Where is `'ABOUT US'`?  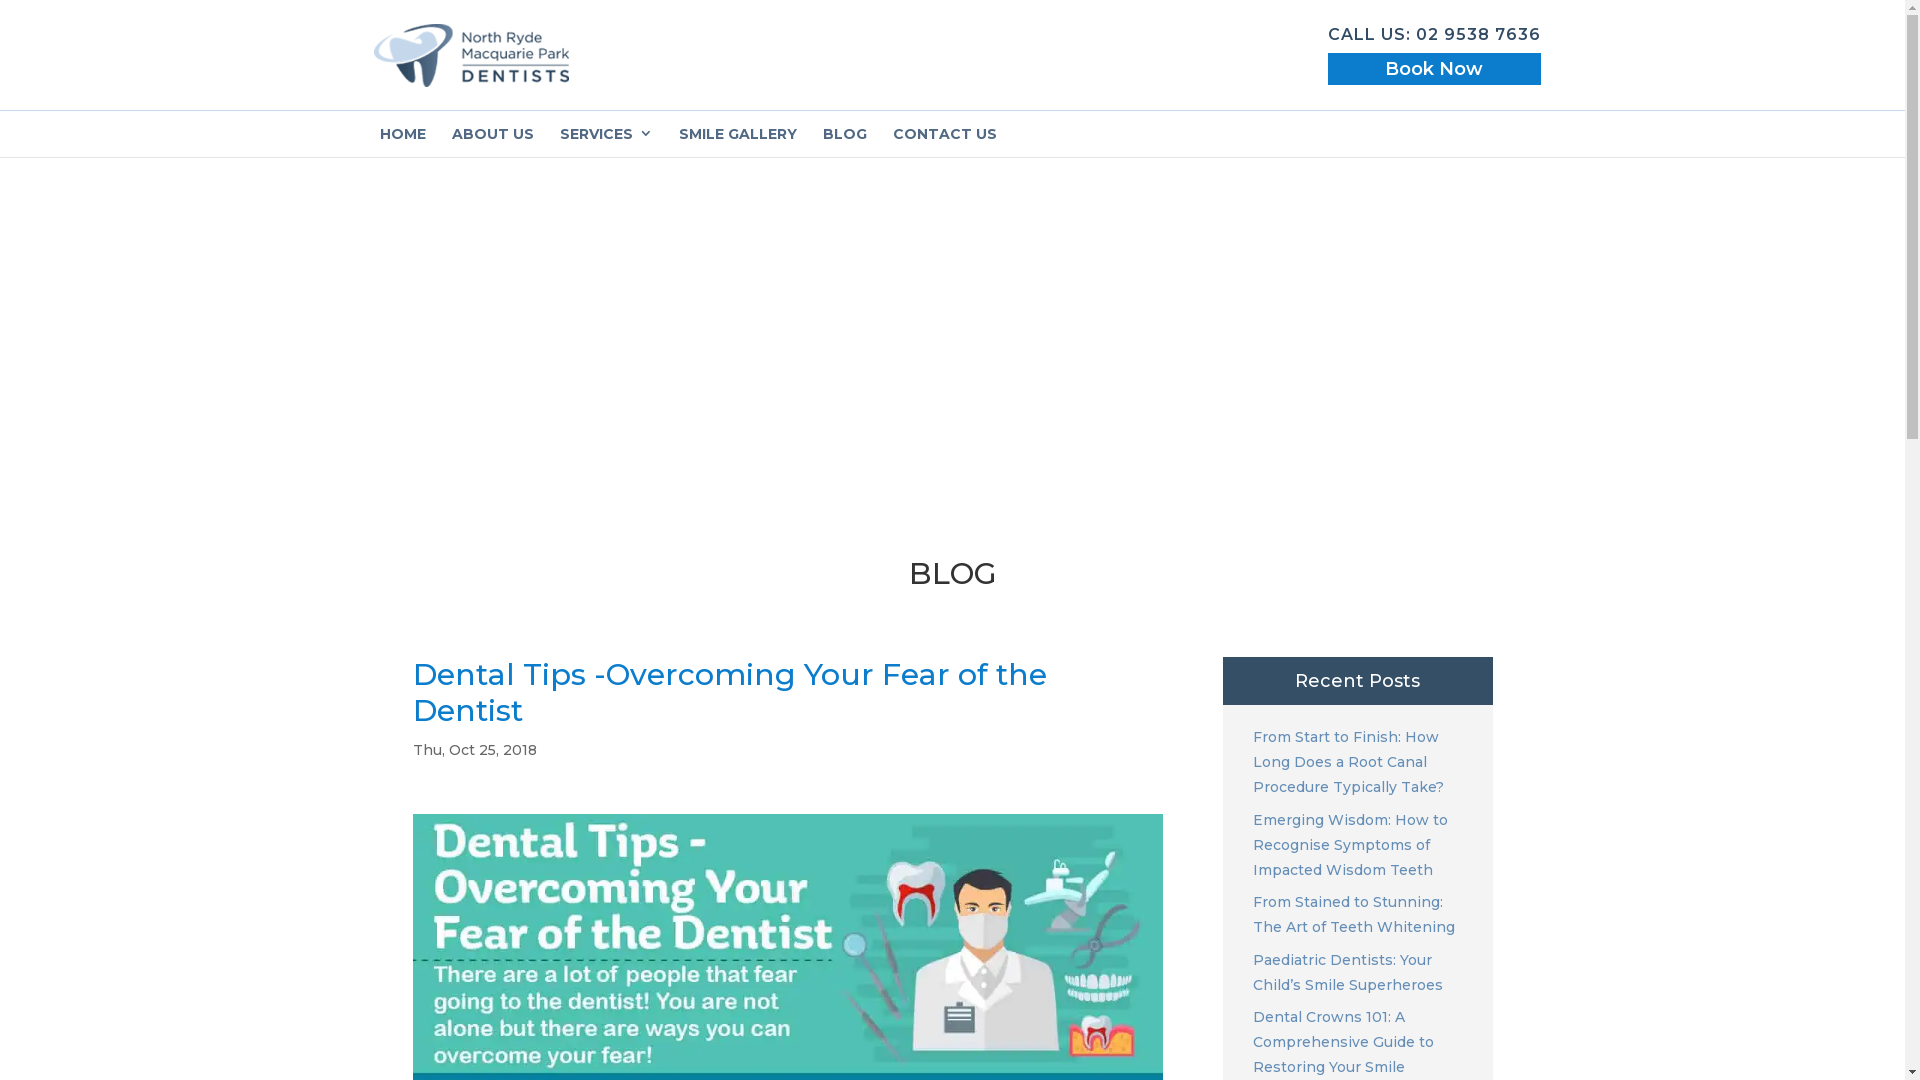
'ABOUT US' is located at coordinates (493, 134).